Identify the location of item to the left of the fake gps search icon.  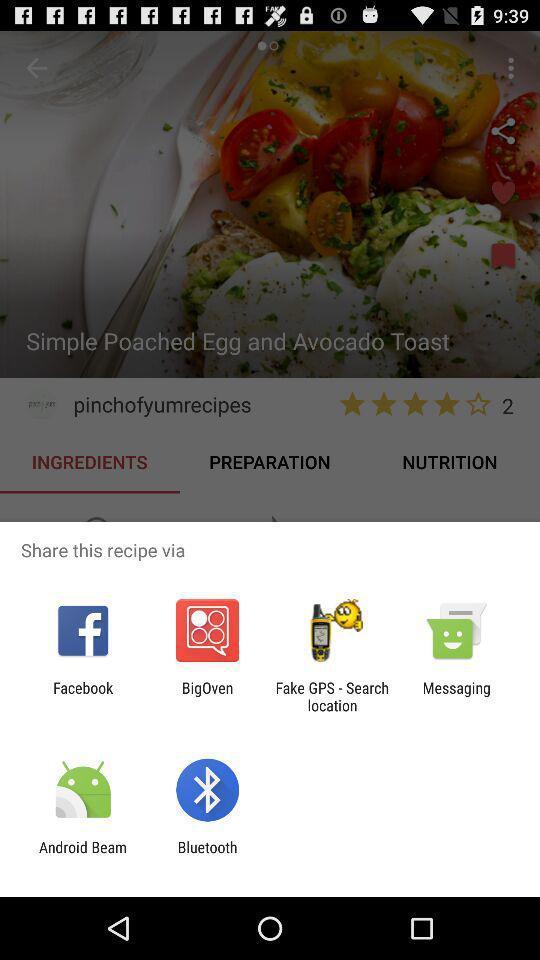
(206, 696).